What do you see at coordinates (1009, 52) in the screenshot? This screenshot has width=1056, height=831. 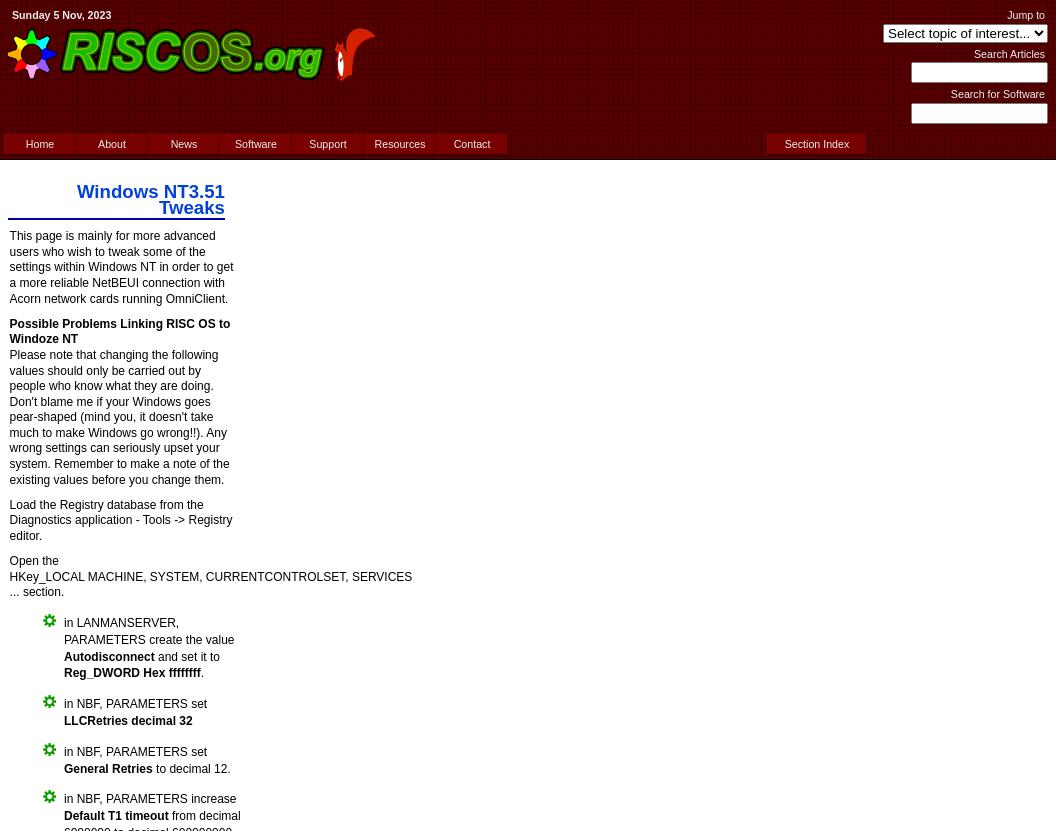 I see `'Search Articles'` at bounding box center [1009, 52].